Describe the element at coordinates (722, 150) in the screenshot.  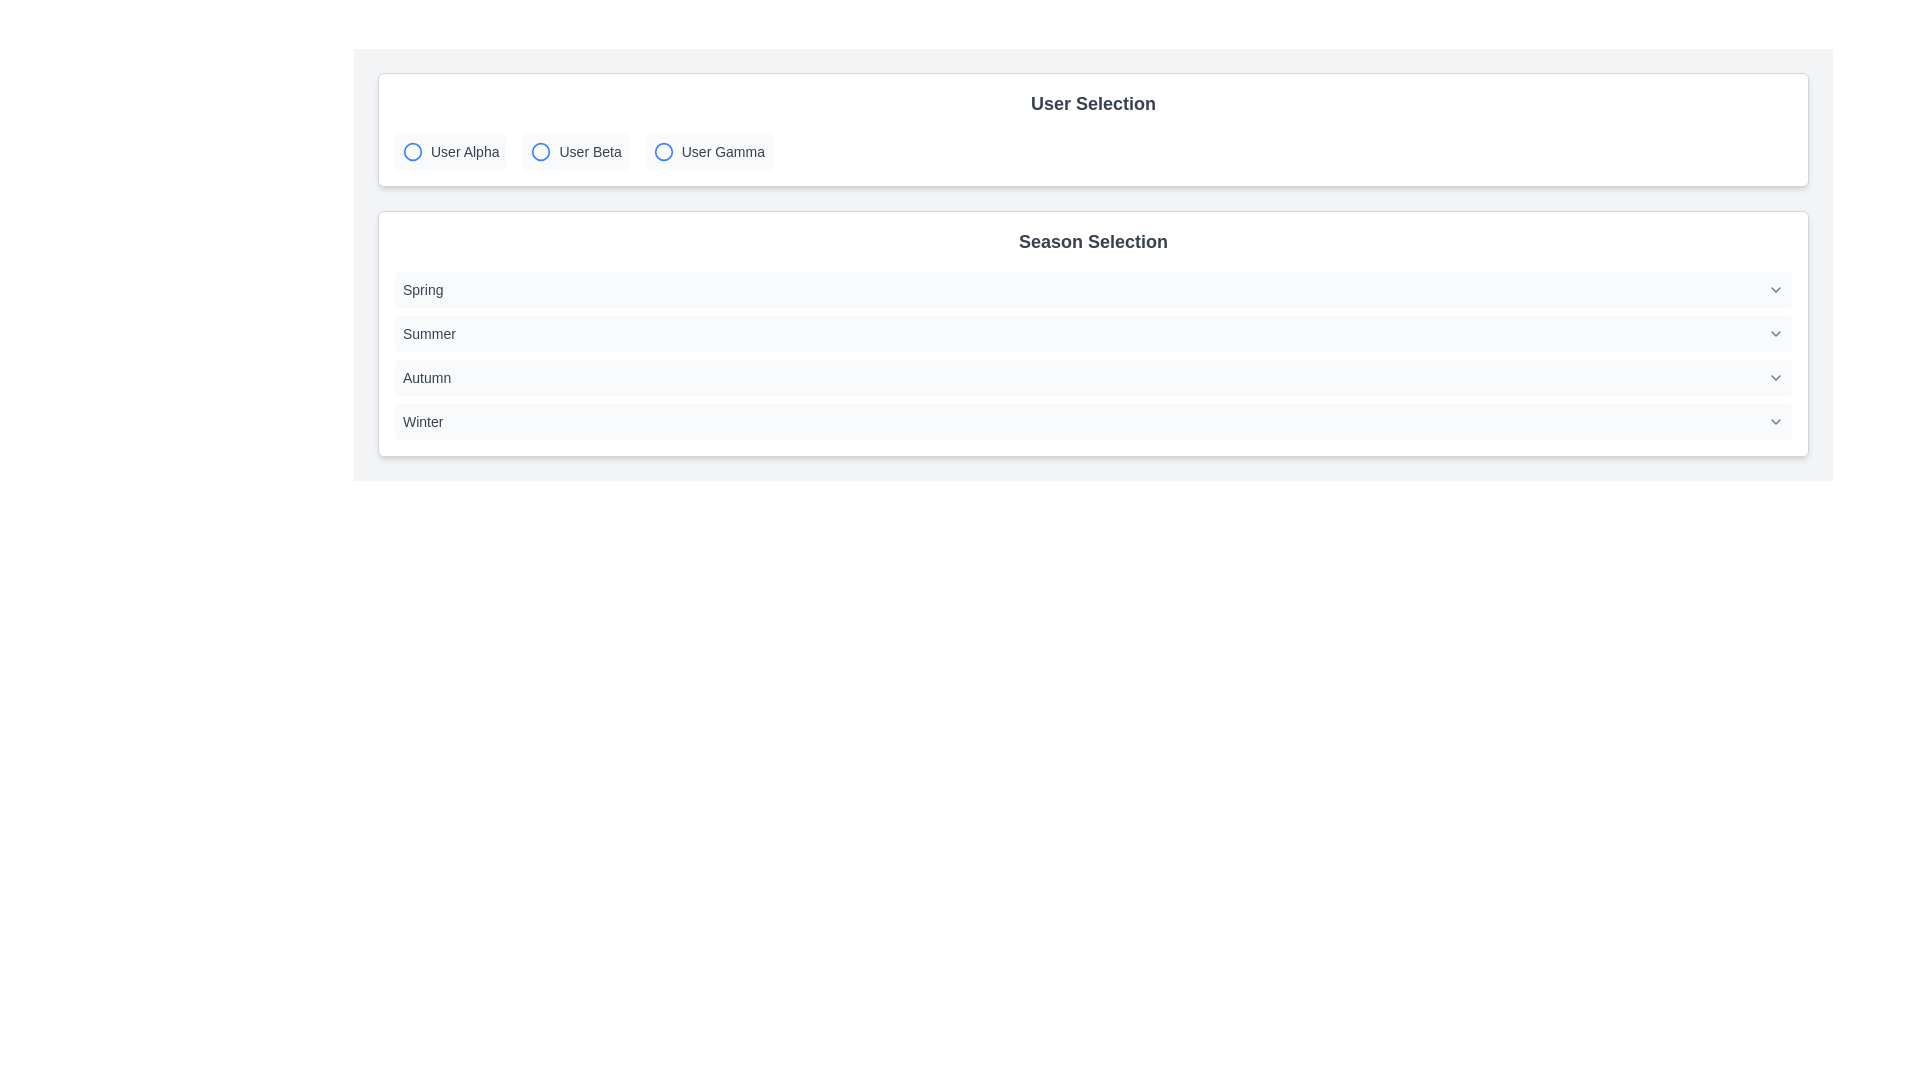
I see `the text label 'User Gamma' in a gray font style` at that location.